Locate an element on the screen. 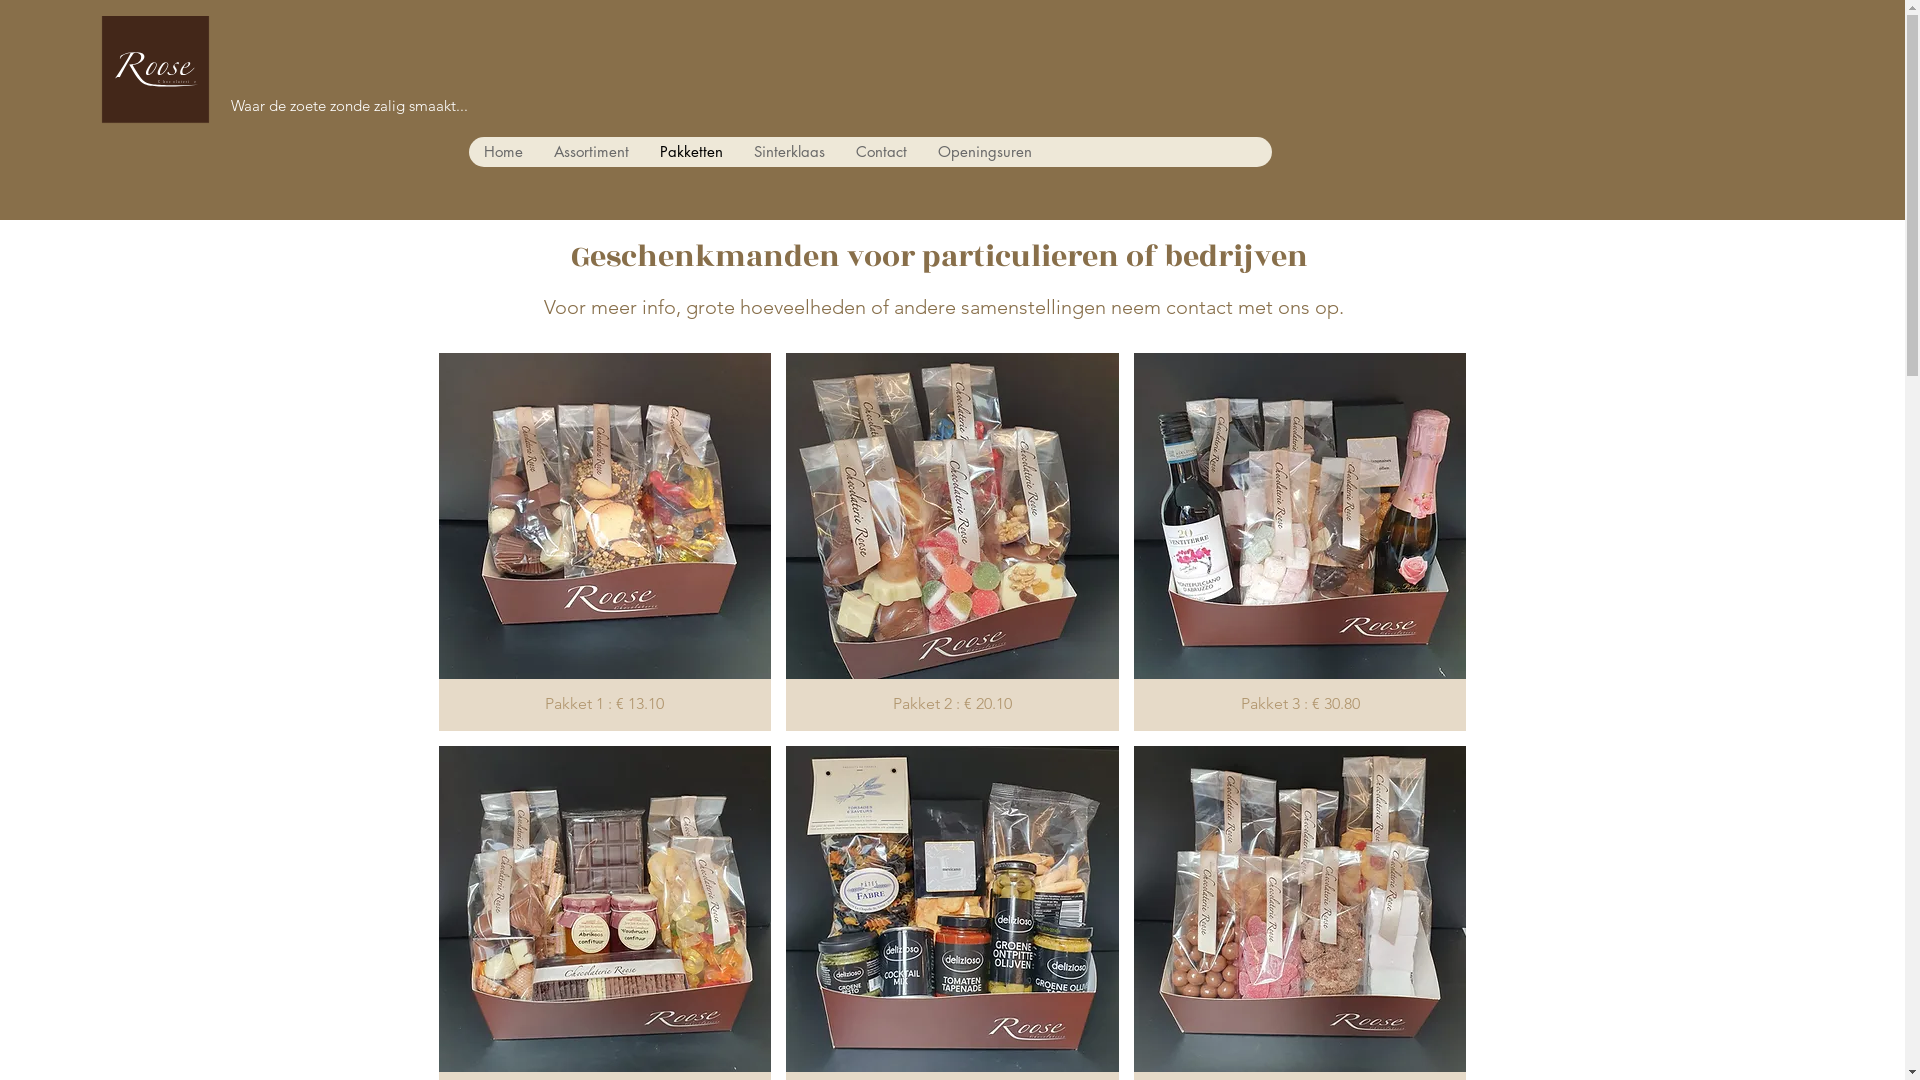 The height and width of the screenshot is (1080, 1920). 'Pakketten' is located at coordinates (691, 150).